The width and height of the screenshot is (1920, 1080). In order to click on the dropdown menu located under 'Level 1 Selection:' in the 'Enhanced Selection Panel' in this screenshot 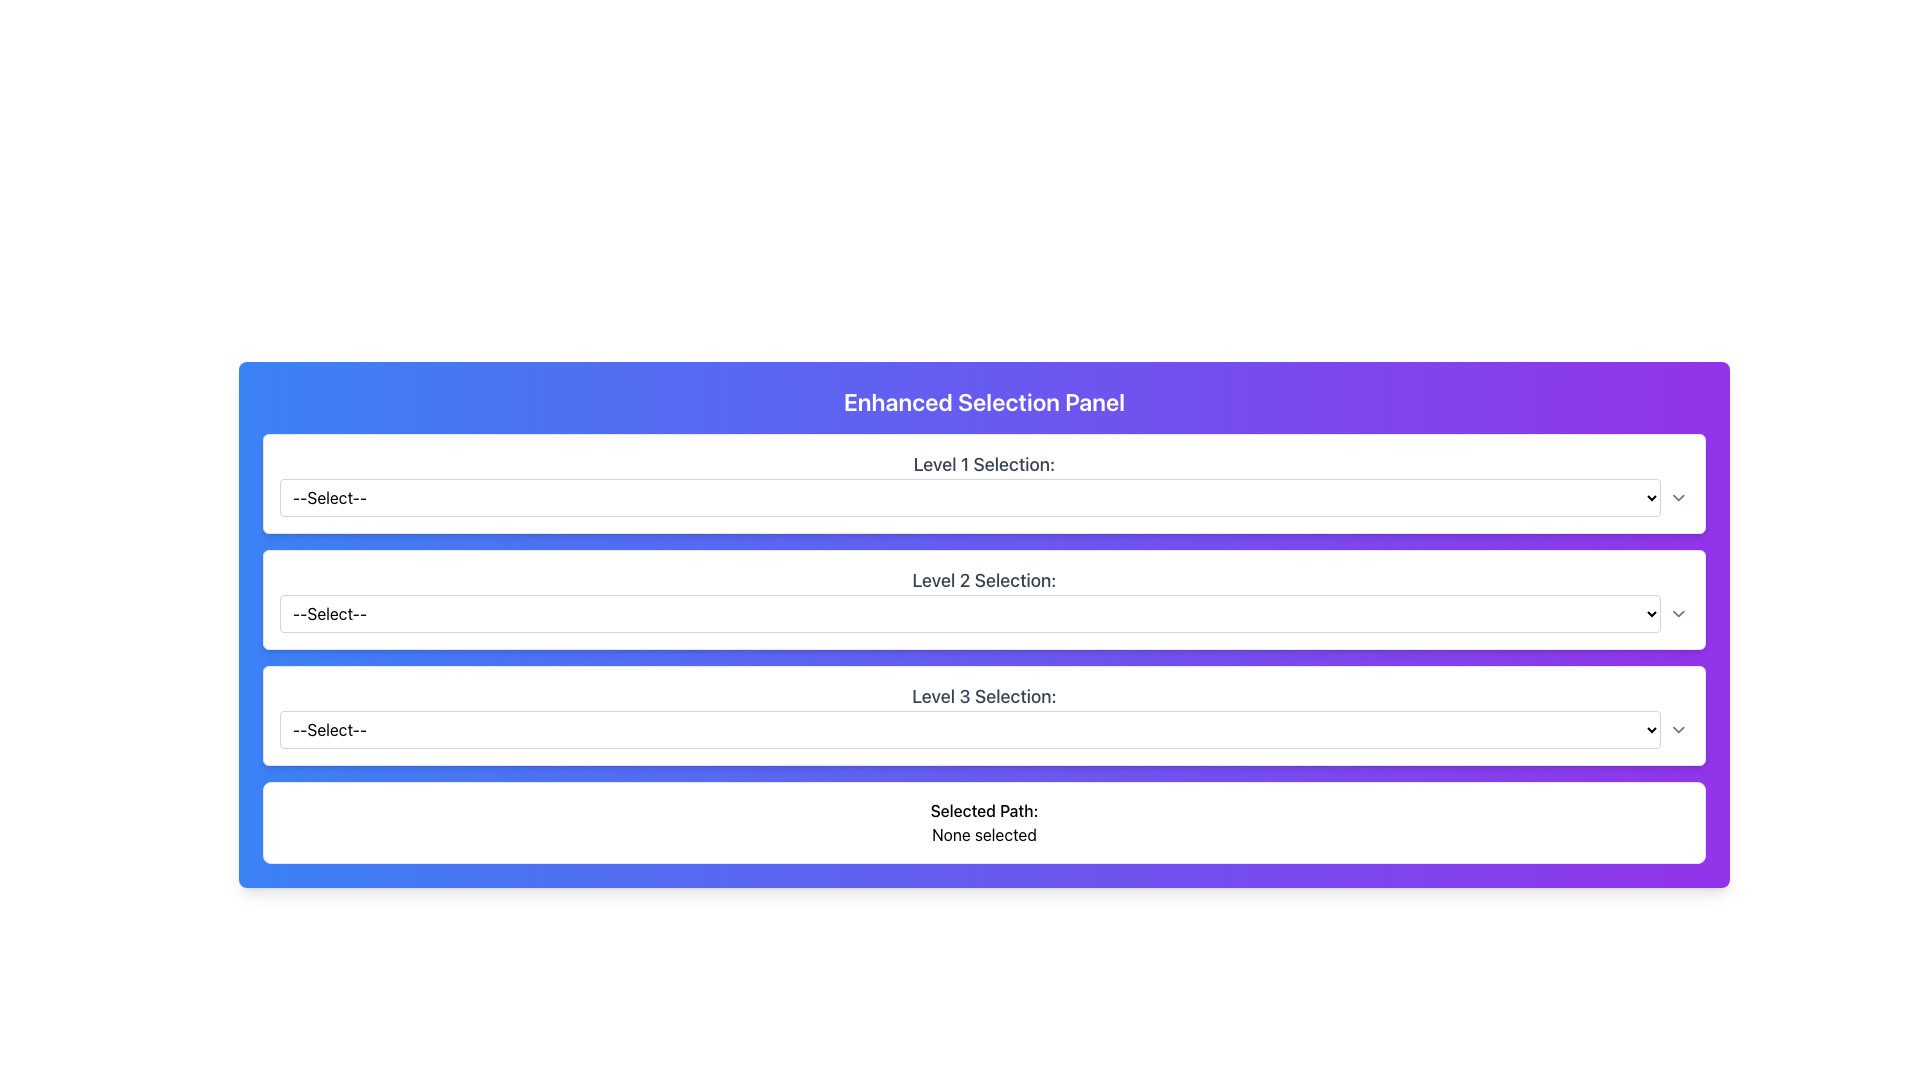, I will do `click(970, 496)`.